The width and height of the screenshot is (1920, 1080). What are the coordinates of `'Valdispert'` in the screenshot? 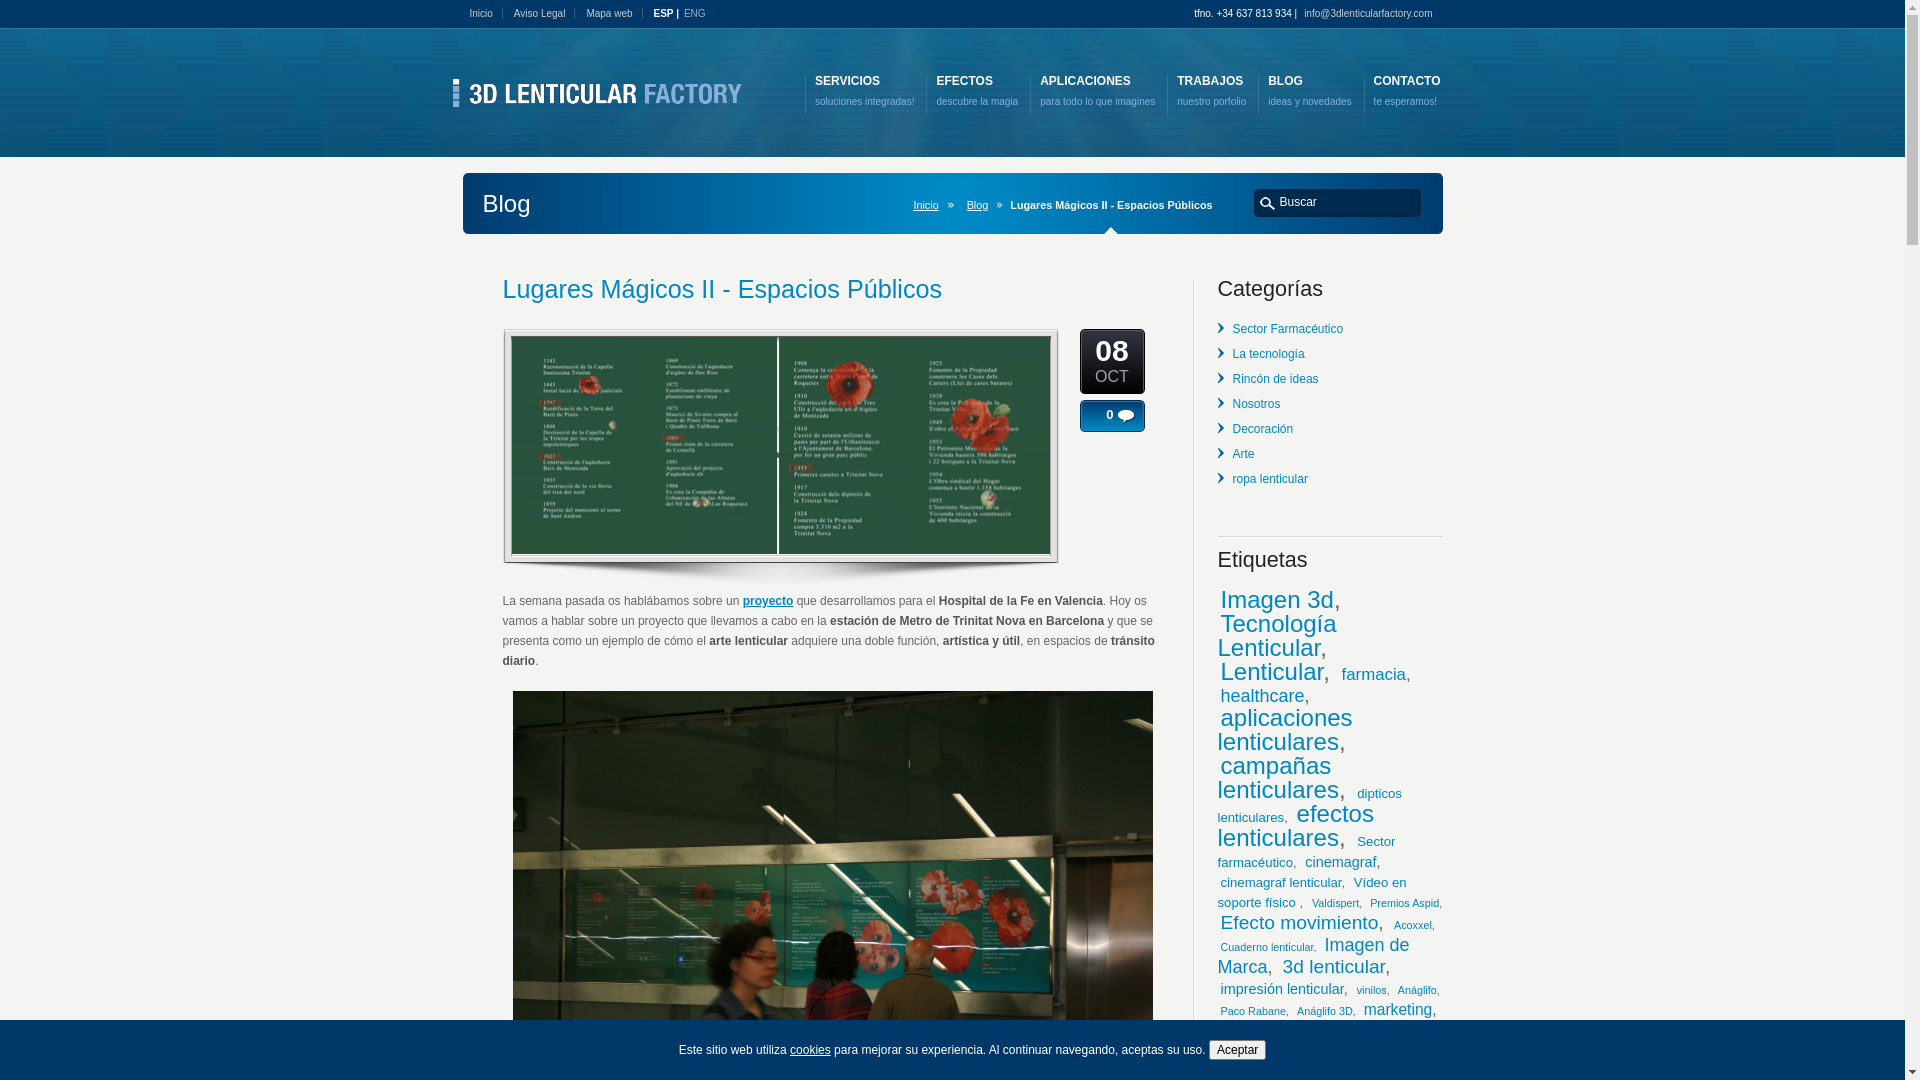 It's located at (1311, 902).